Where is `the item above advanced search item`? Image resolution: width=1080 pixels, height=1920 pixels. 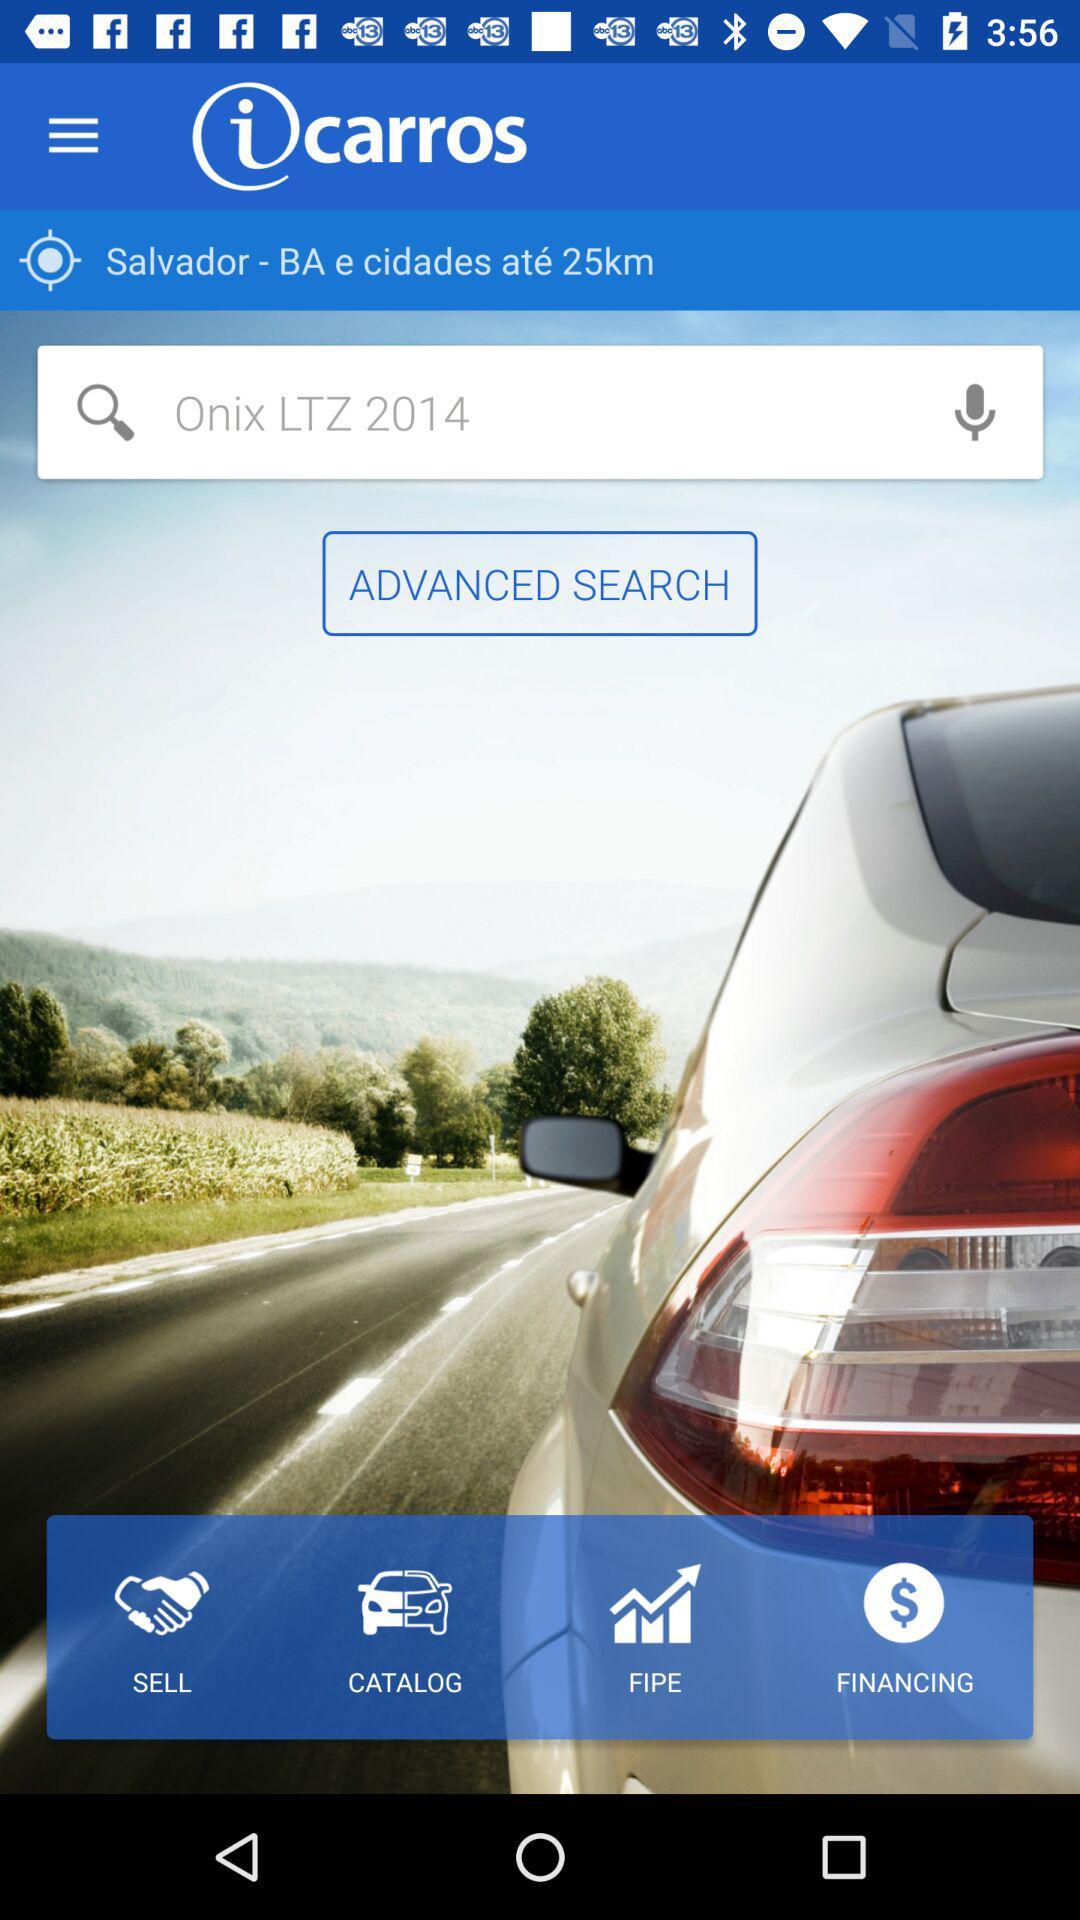 the item above advanced search item is located at coordinates (472, 411).